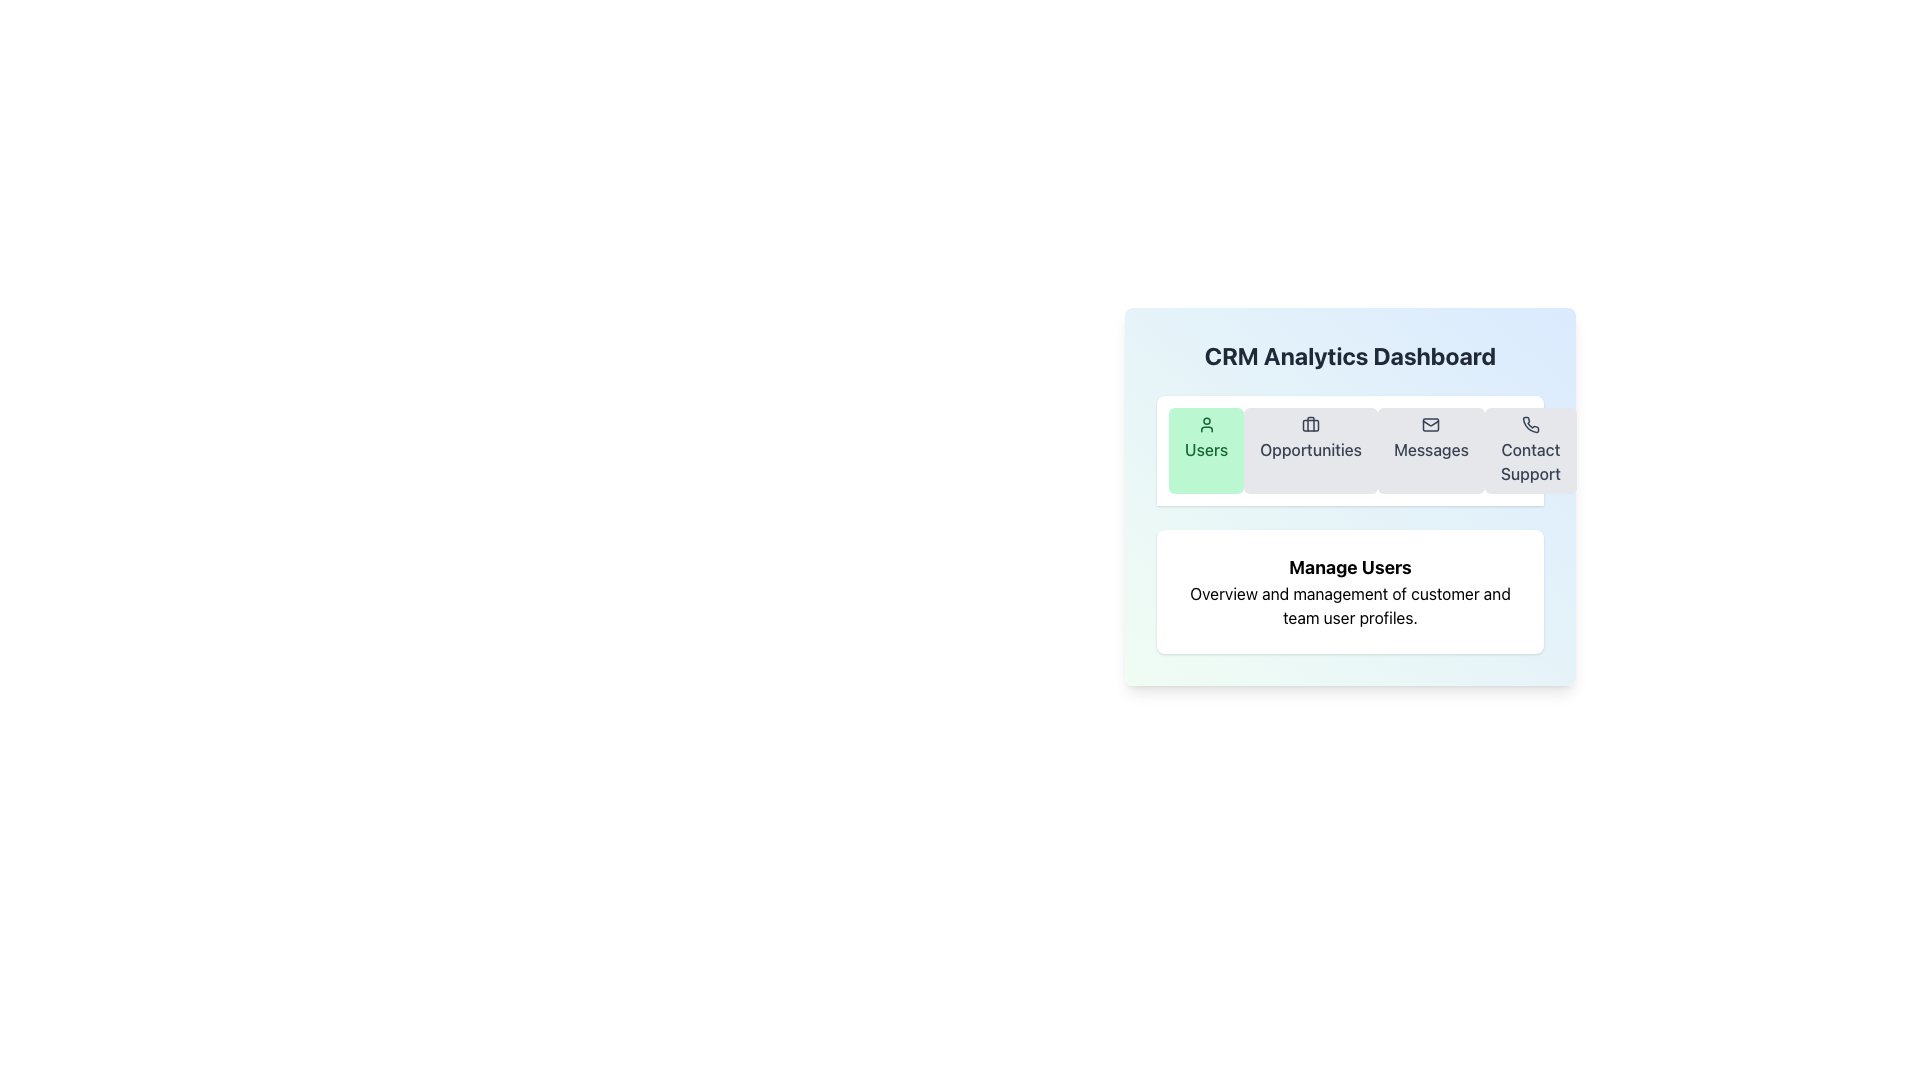 The height and width of the screenshot is (1080, 1920). I want to click on the informational card that provides user management functionalities, located second from the bottom in the list of four segments, below the navigation bar buttons, so click(1350, 590).